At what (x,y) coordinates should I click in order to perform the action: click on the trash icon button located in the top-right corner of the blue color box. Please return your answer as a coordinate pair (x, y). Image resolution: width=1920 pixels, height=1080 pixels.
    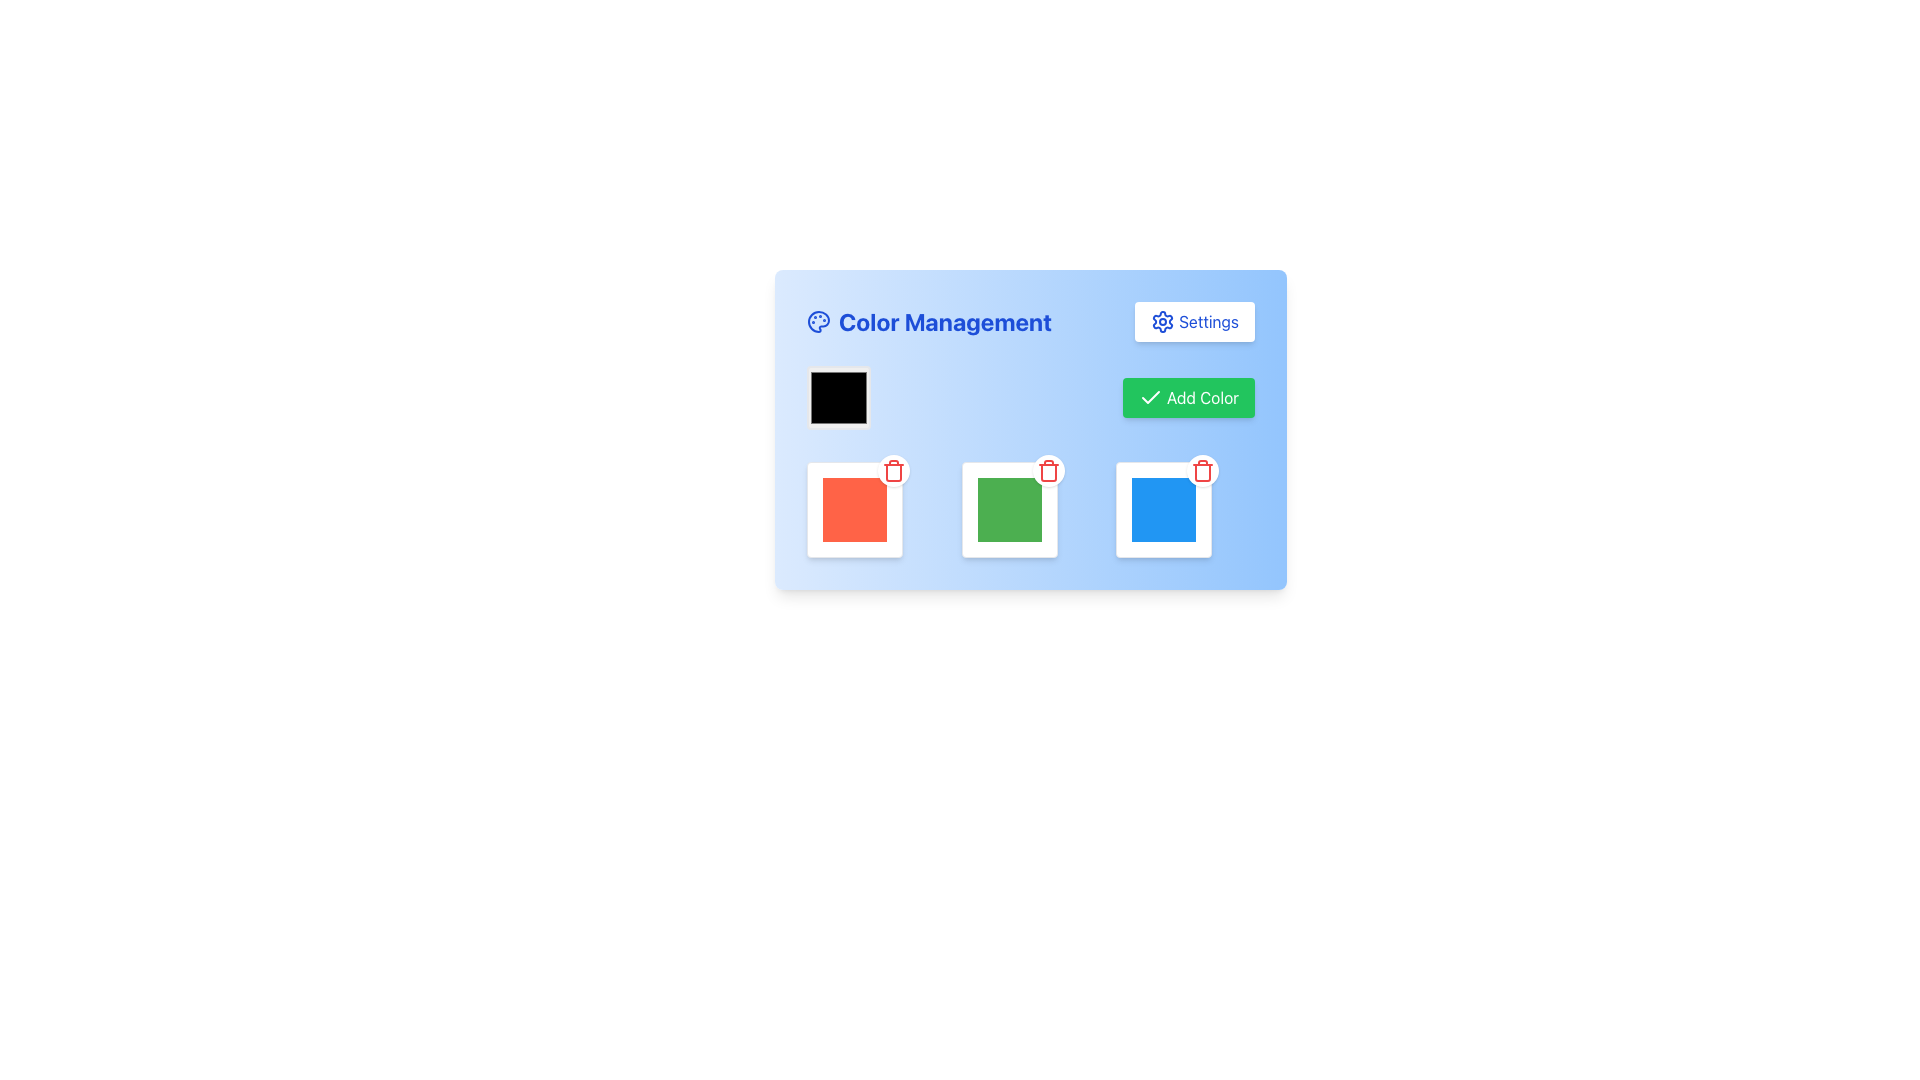
    Looking at the image, I should click on (1202, 470).